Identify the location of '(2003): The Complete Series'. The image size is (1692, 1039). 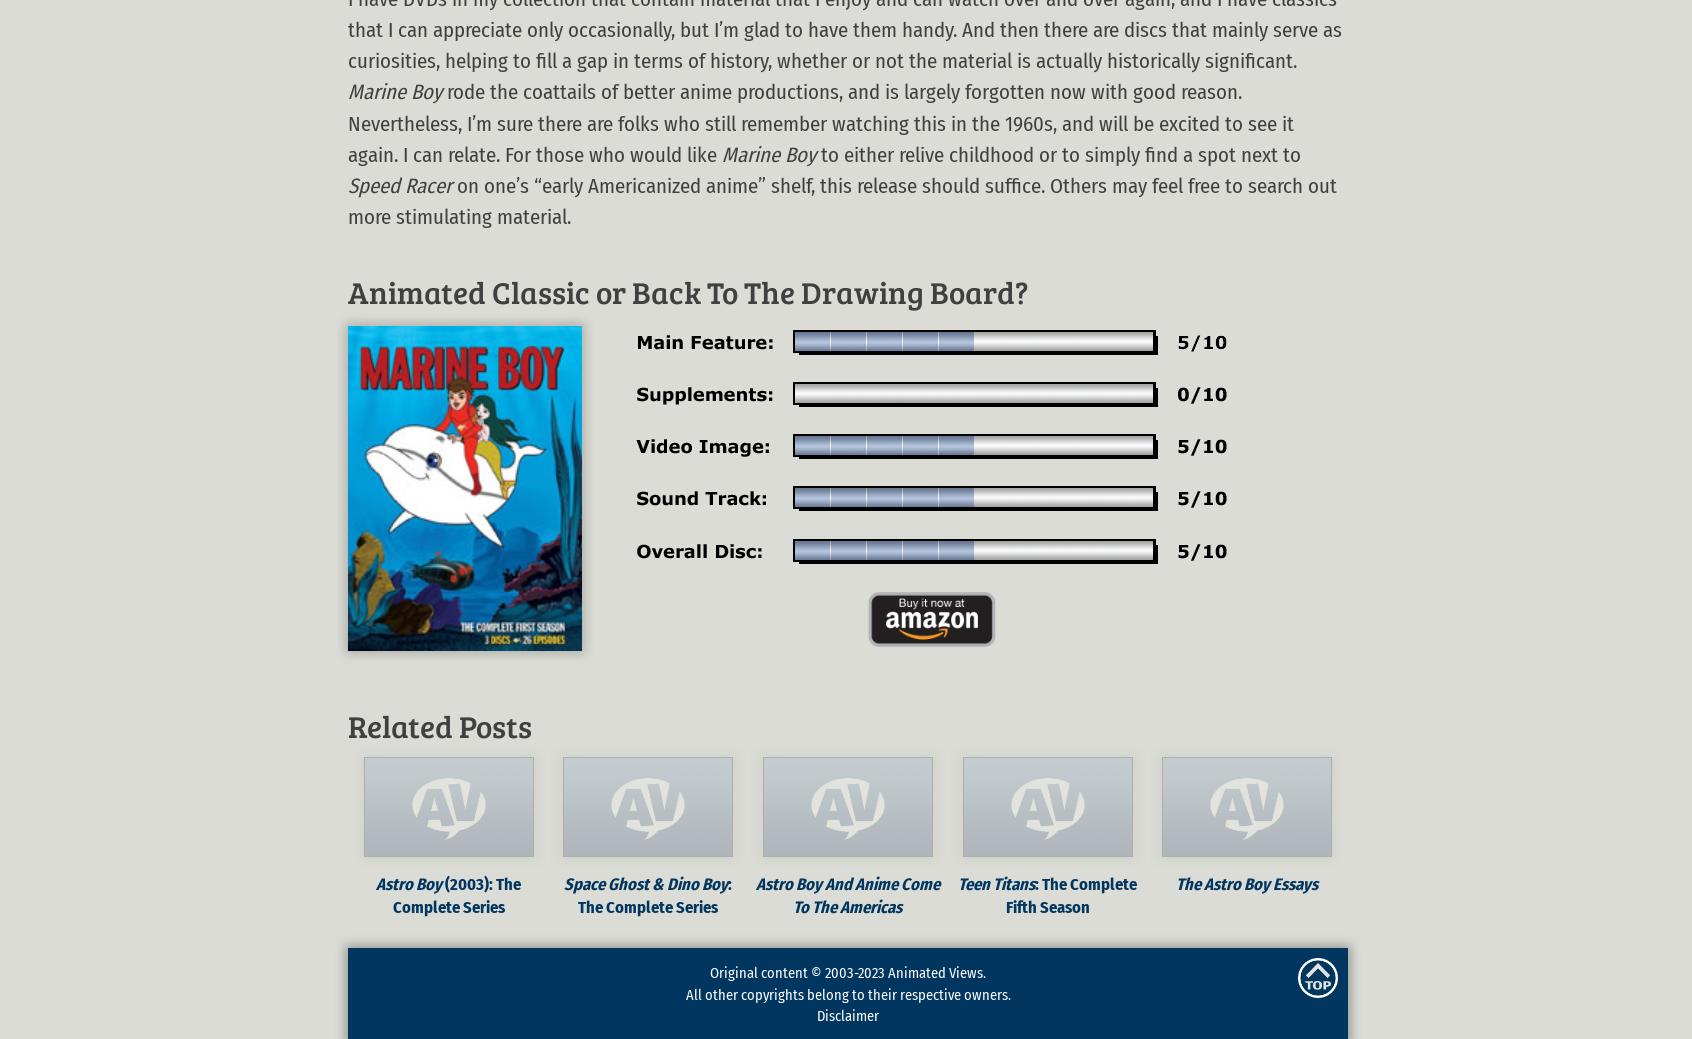
(455, 894).